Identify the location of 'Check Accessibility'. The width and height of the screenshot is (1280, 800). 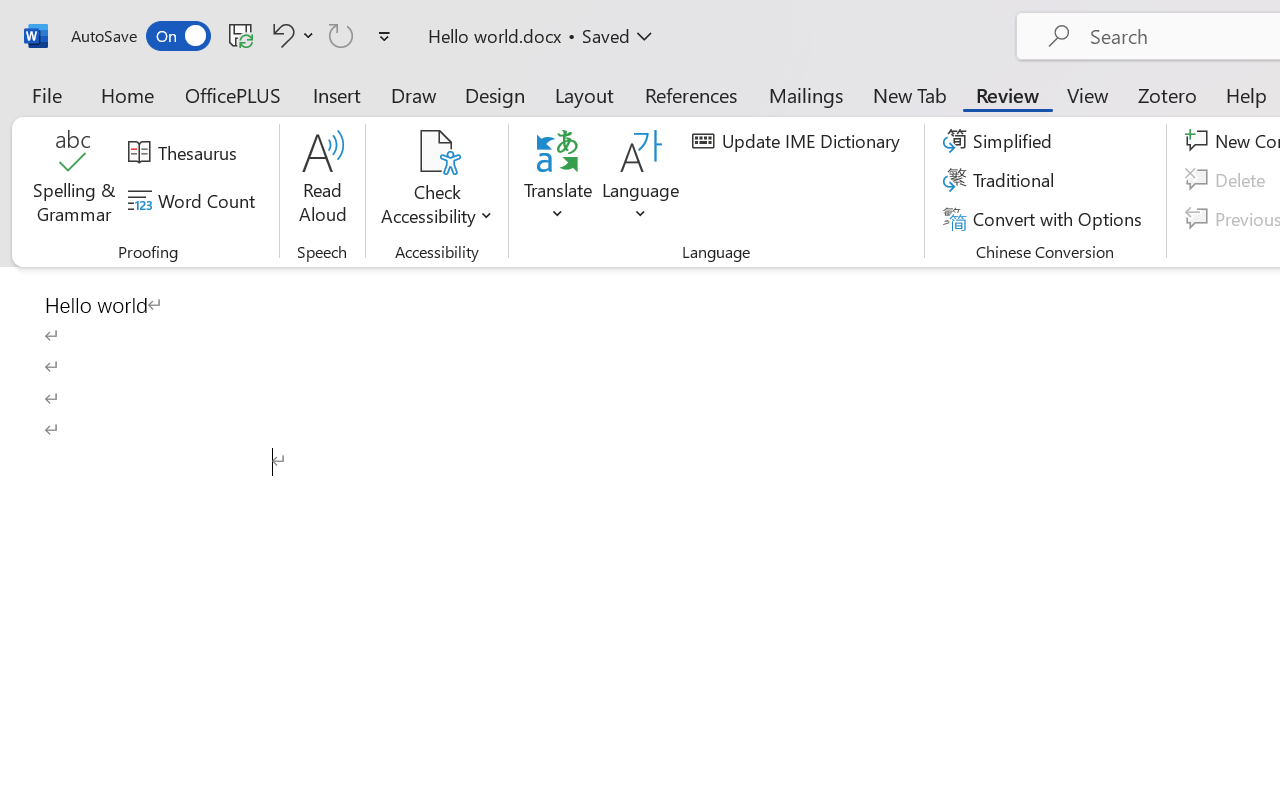
(436, 179).